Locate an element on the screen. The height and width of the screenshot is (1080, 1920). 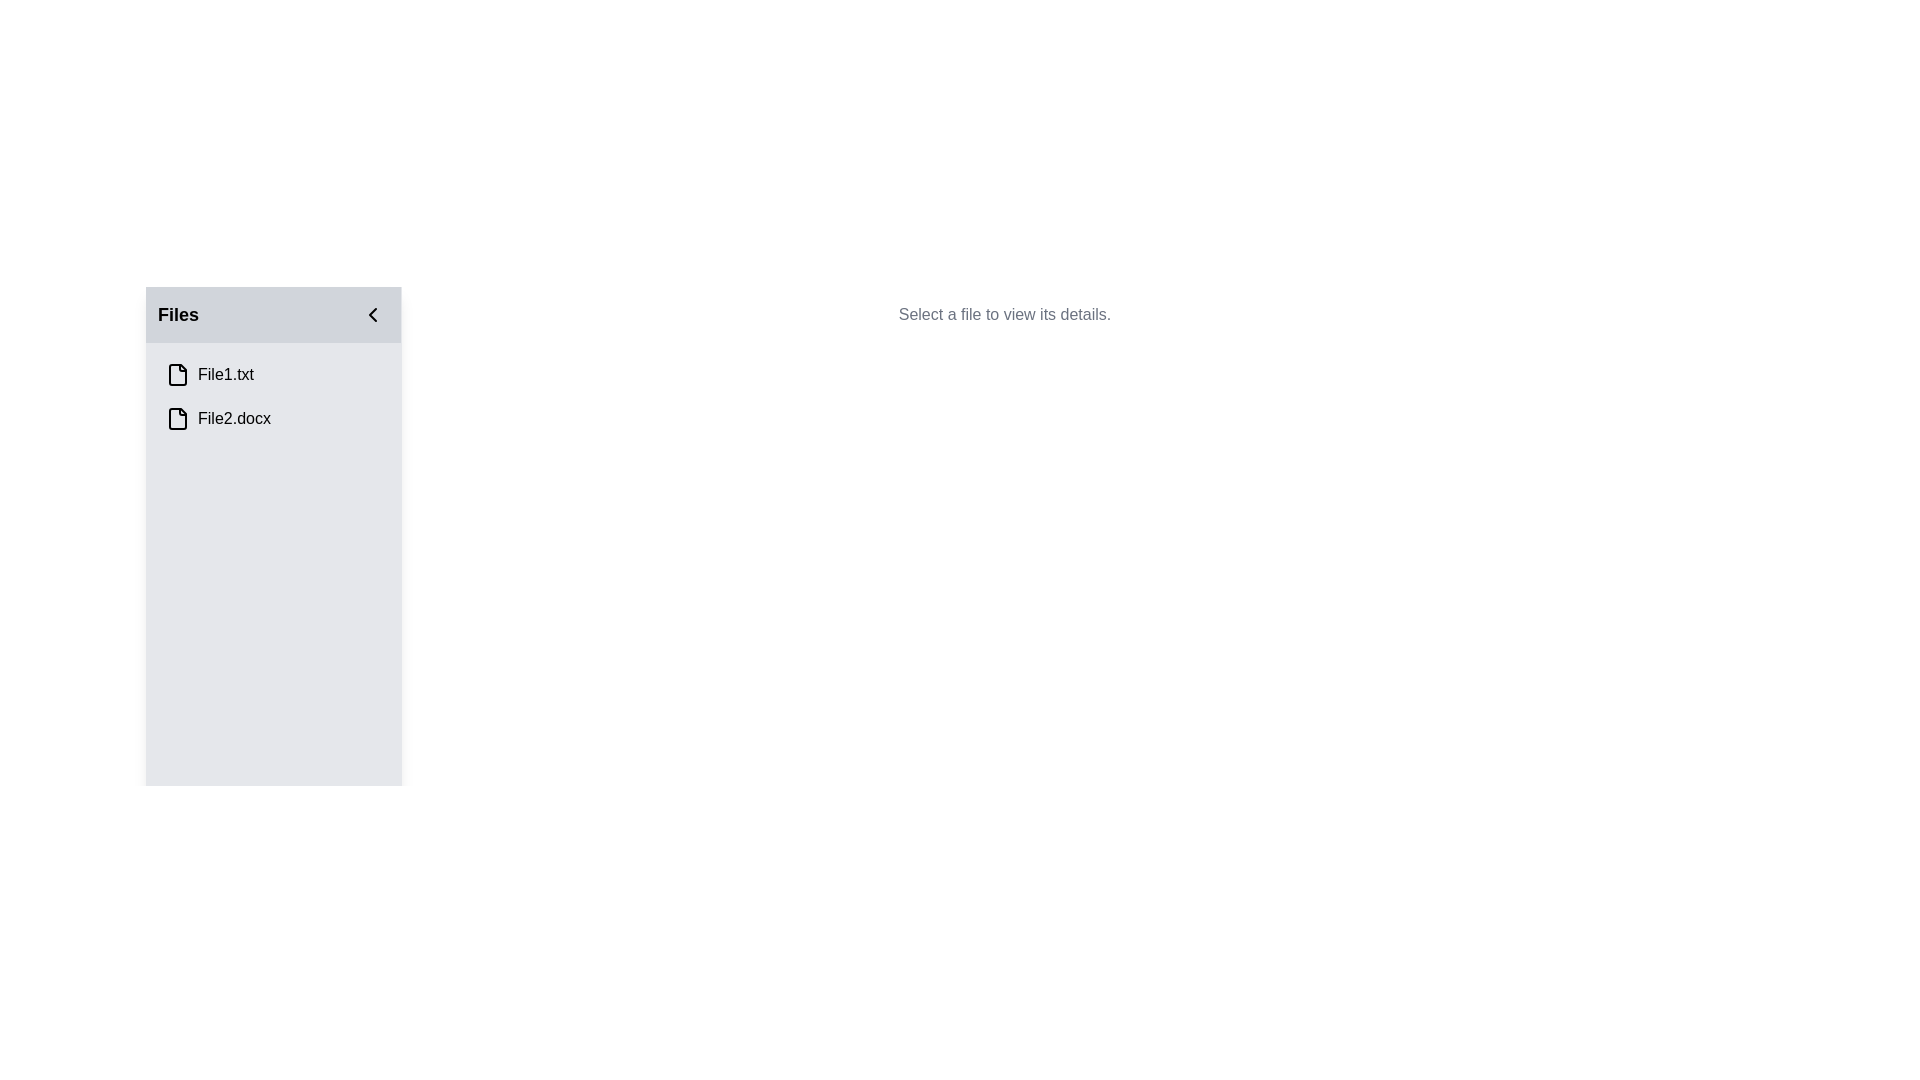
the left-facing chevron icon in the top section of the sidebar, located to the right of the 'Files' label is located at coordinates (373, 315).